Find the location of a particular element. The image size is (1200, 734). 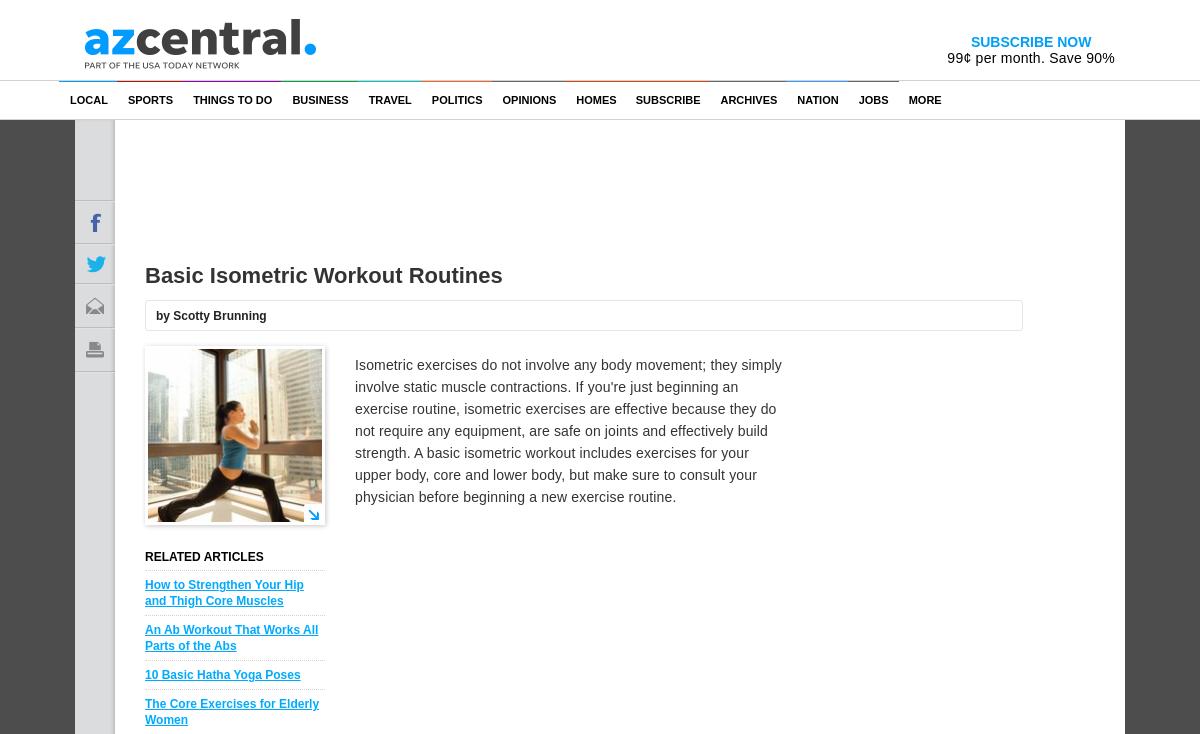

'Sports' is located at coordinates (150, 99).